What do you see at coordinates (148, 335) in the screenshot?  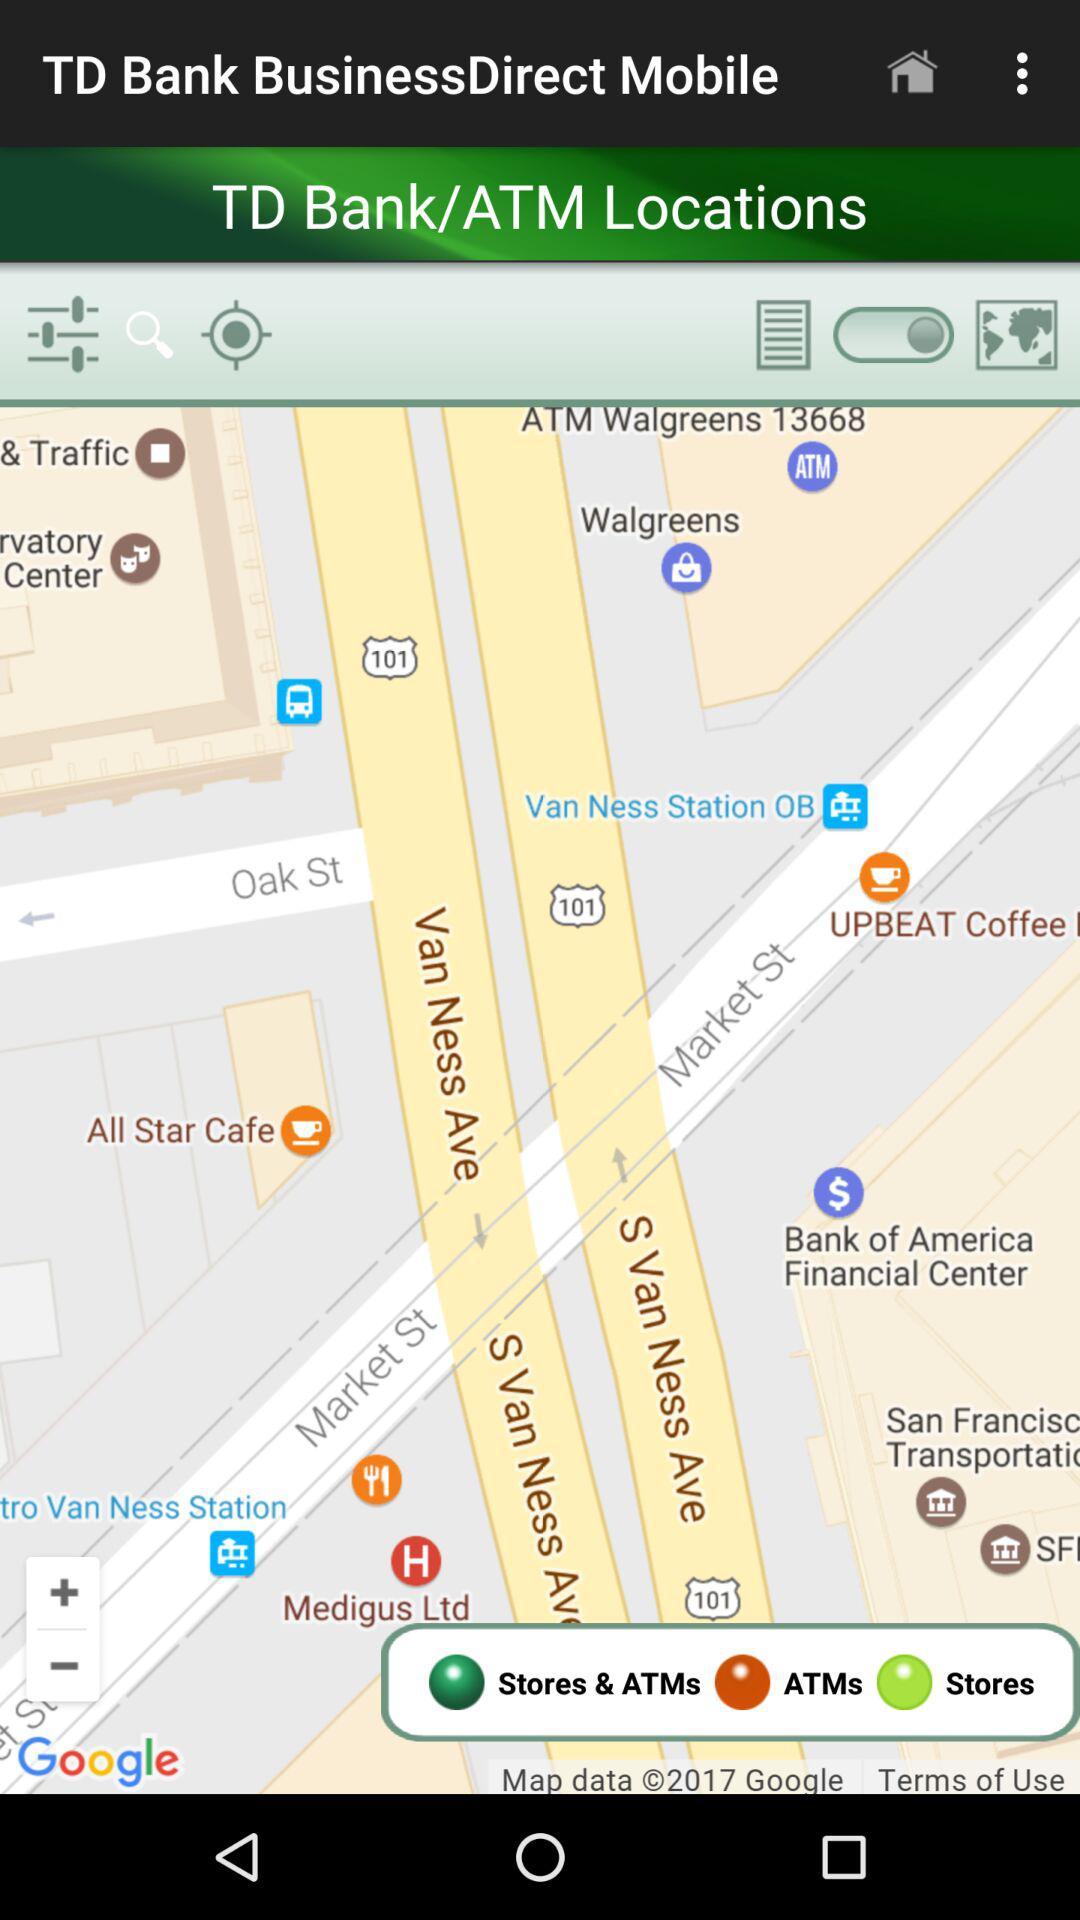 I see `the search button` at bounding box center [148, 335].